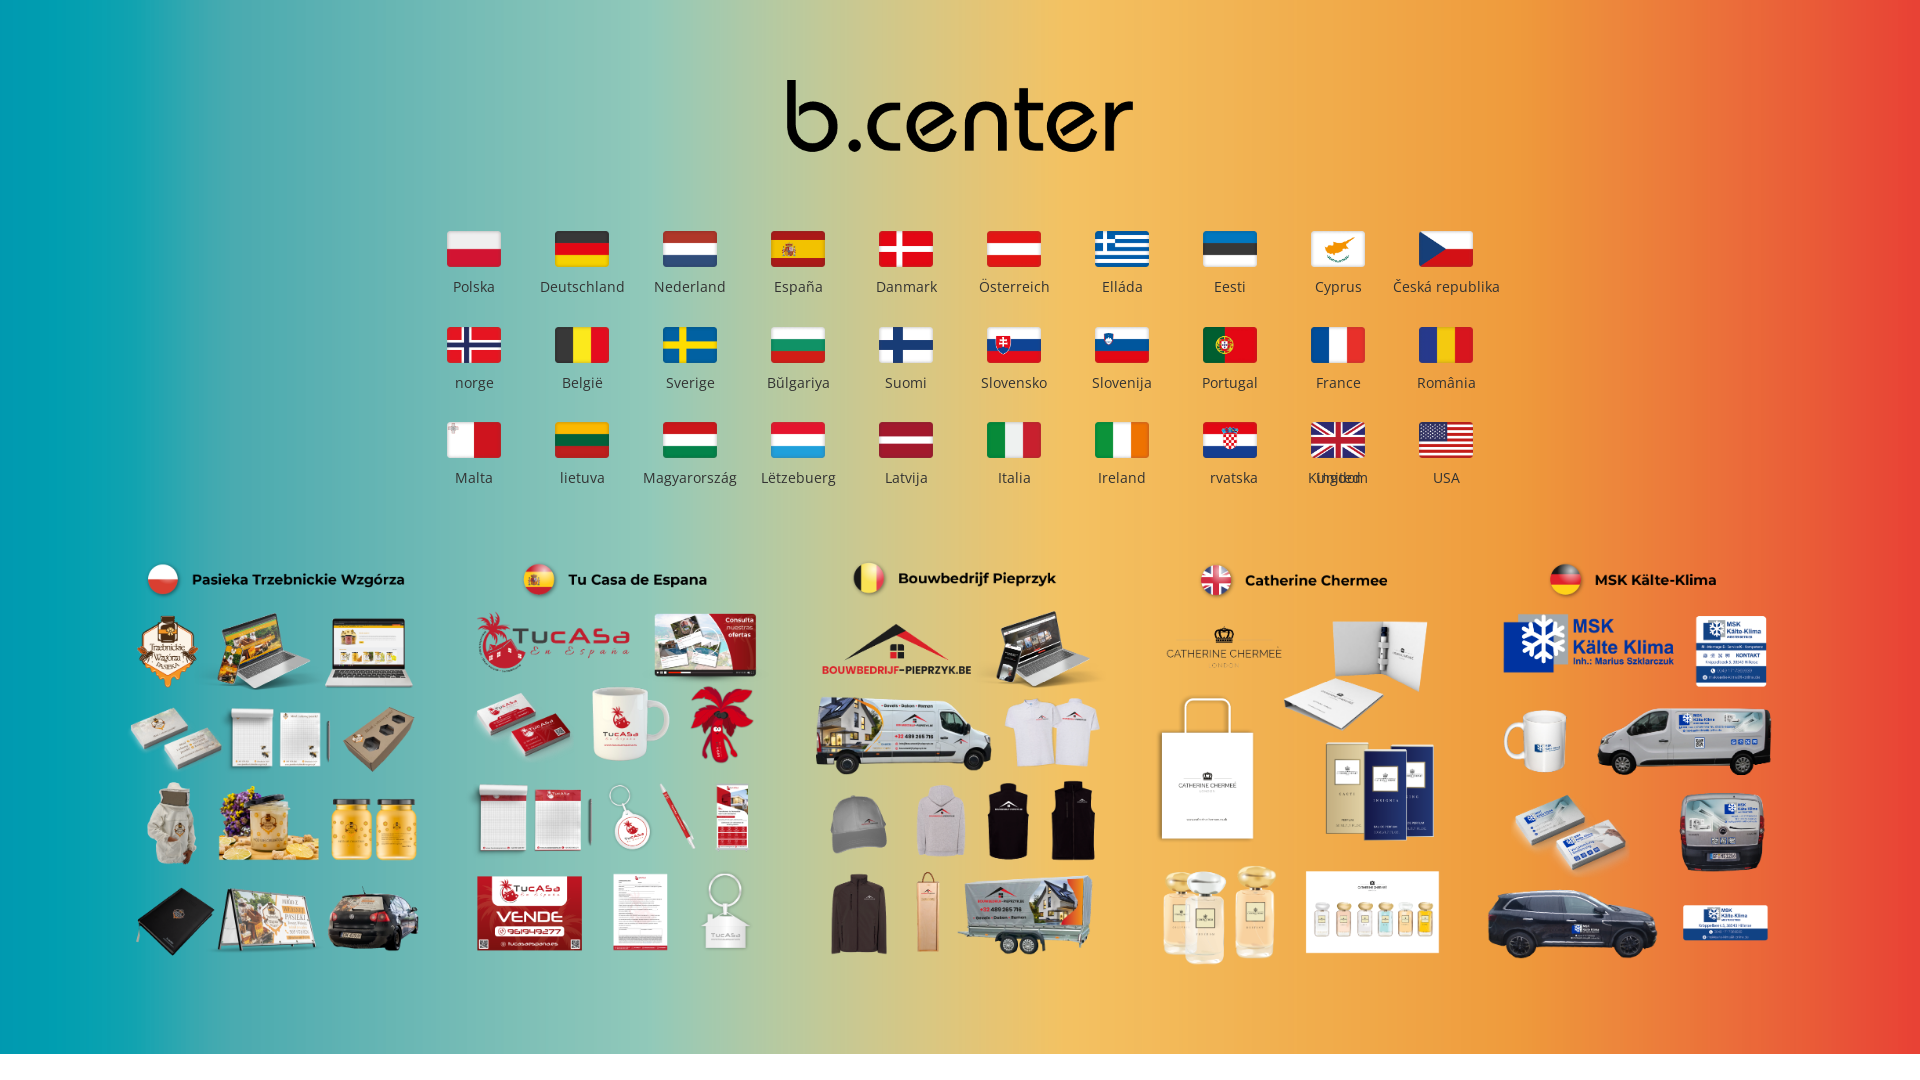 The image size is (1920, 1080). Describe the element at coordinates (581, 477) in the screenshot. I see `'lietuva'` at that location.